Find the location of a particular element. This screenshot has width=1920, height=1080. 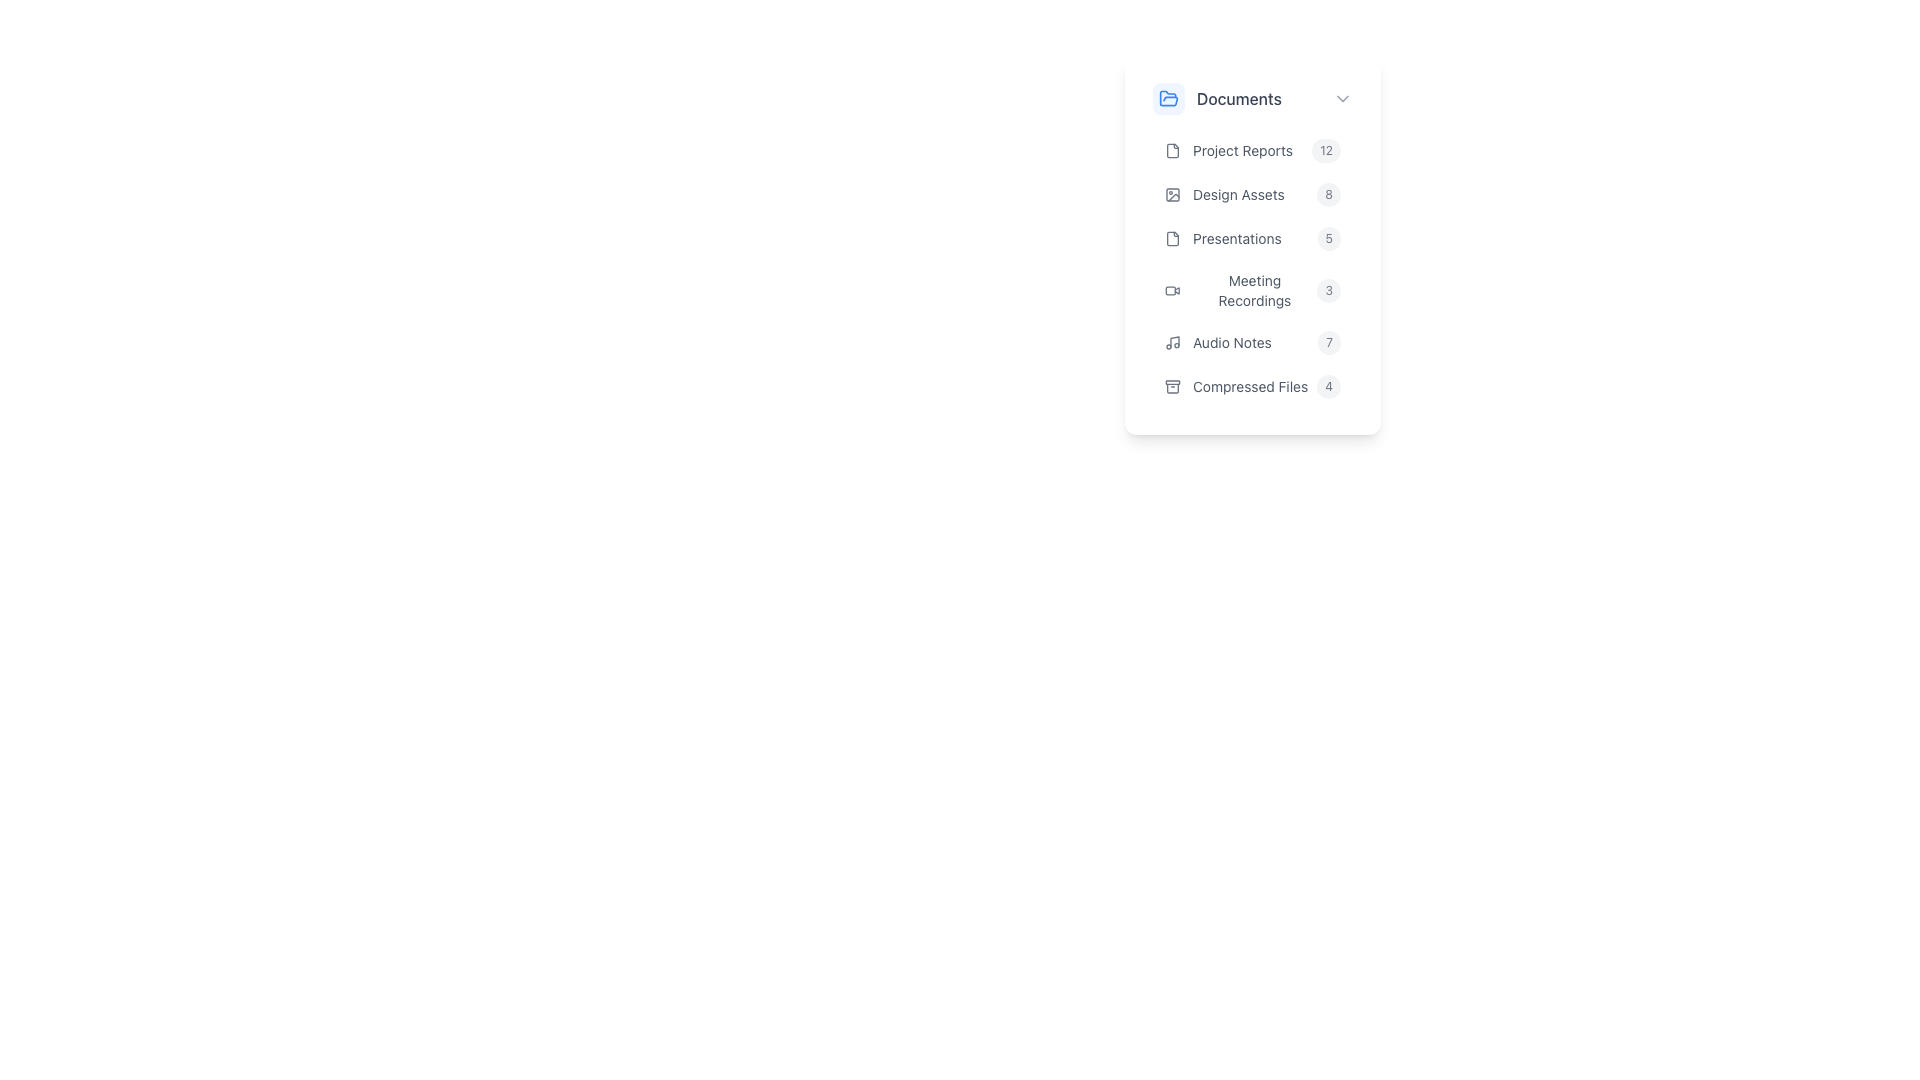

the Counter badge, which is a small rounded rectangle with a light gray background containing the text '12'. It changes color to a light blue background and blue text upon hover is located at coordinates (1326, 149).